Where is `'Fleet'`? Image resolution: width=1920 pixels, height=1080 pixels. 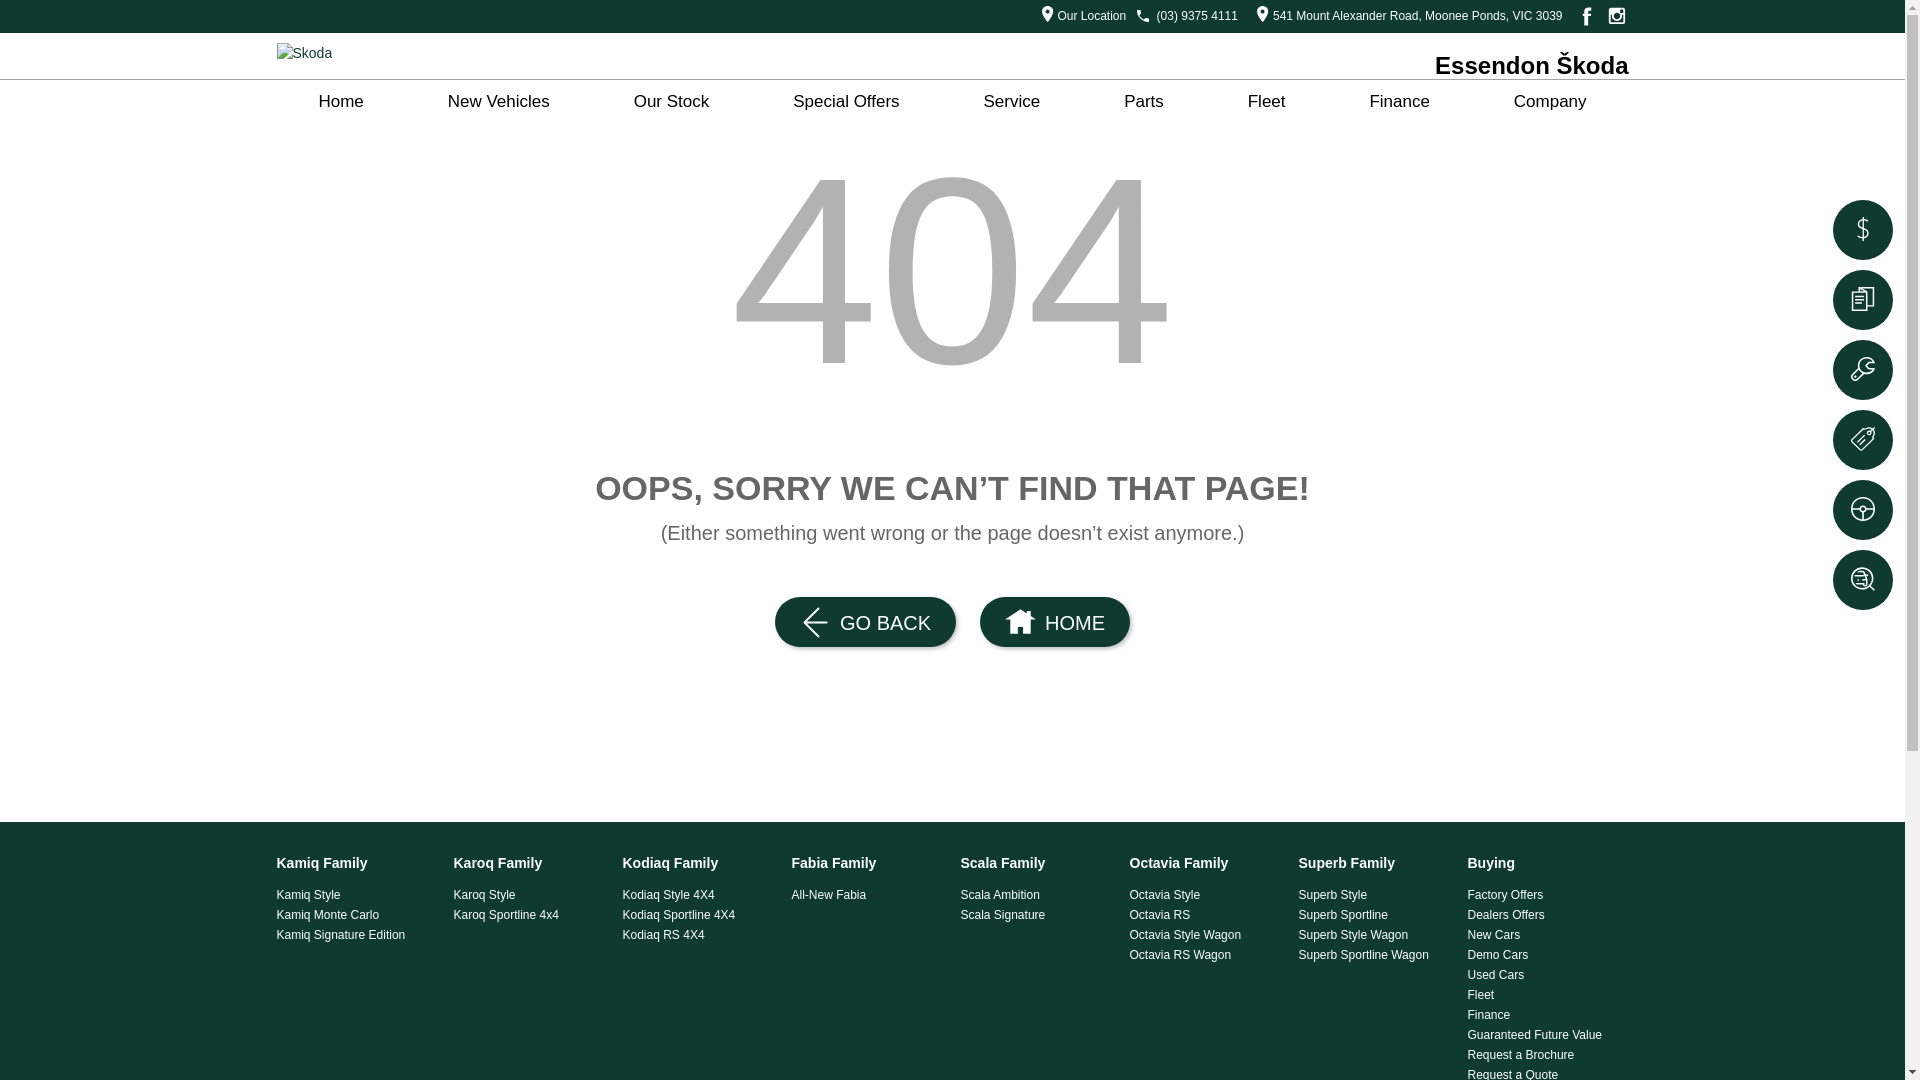 'Fleet' is located at coordinates (1266, 101).